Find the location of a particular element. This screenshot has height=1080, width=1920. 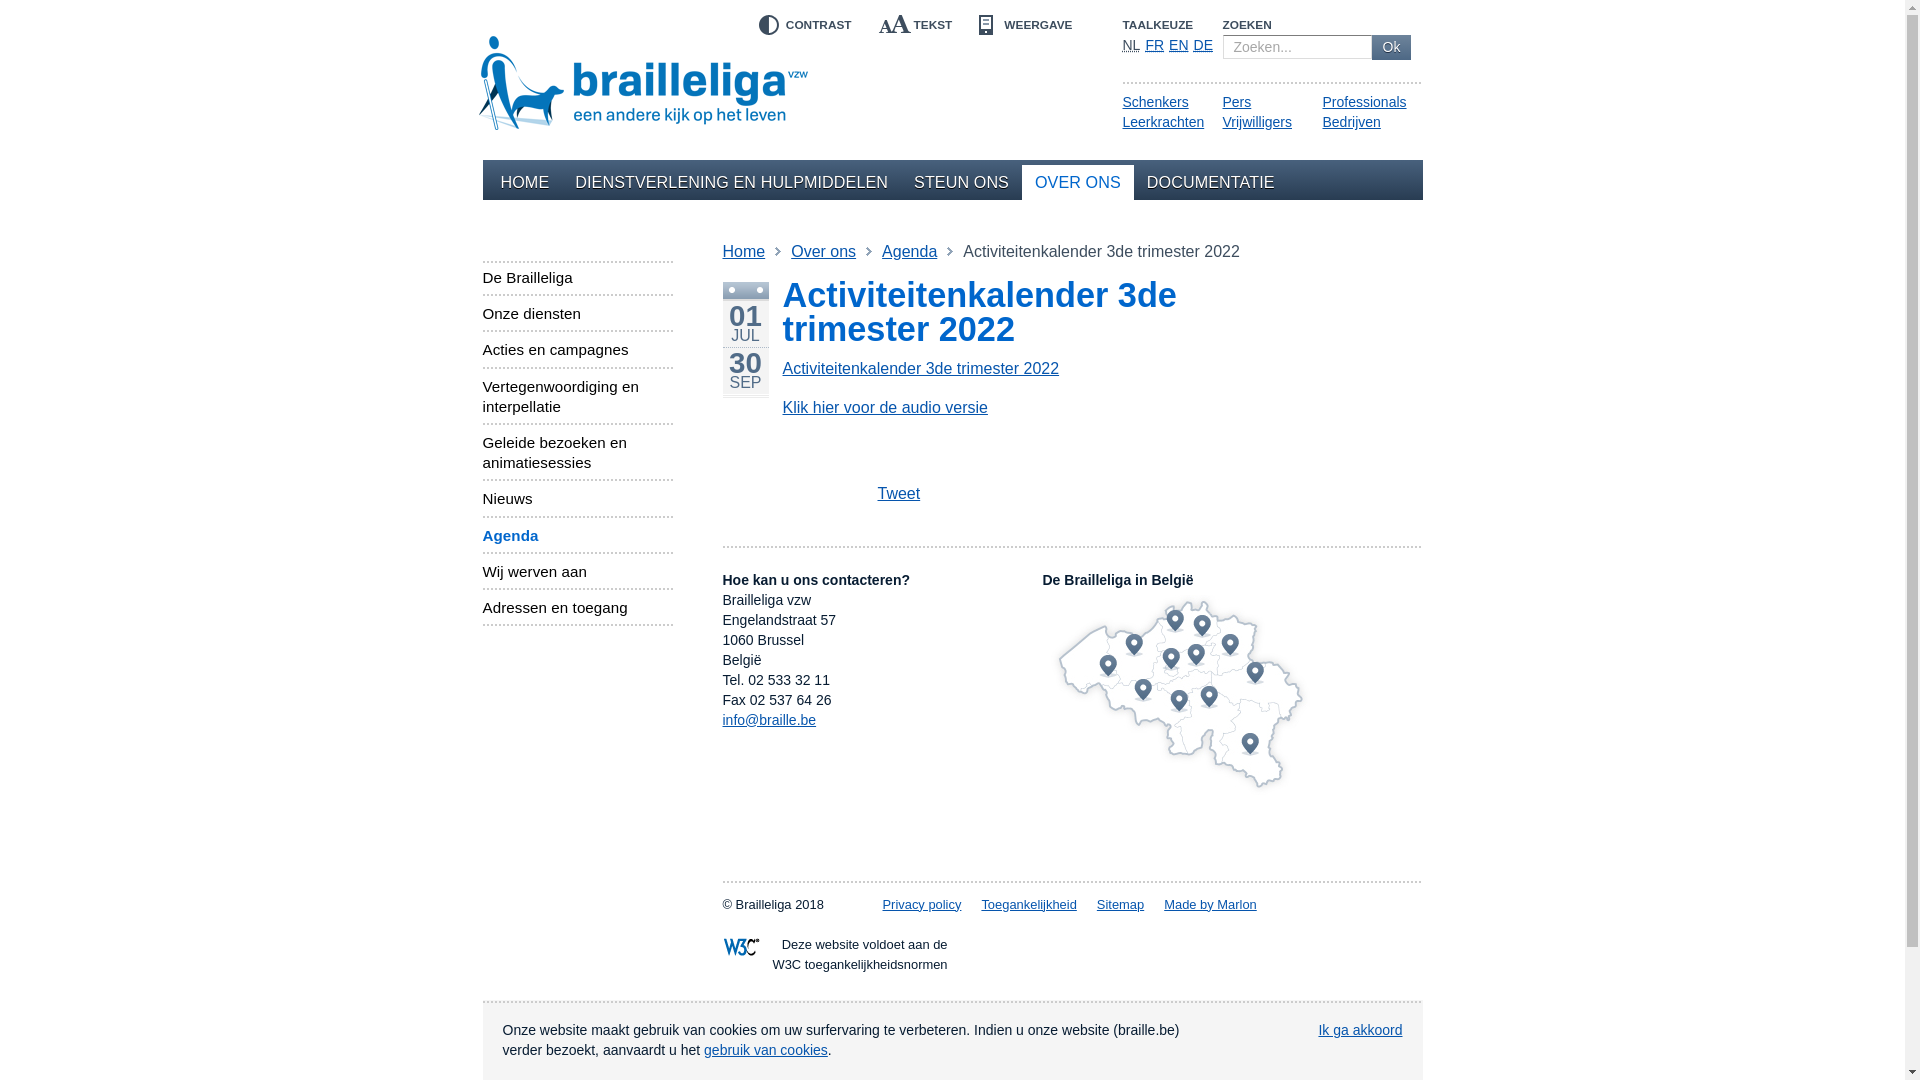

'HOME' is located at coordinates (488, 182).